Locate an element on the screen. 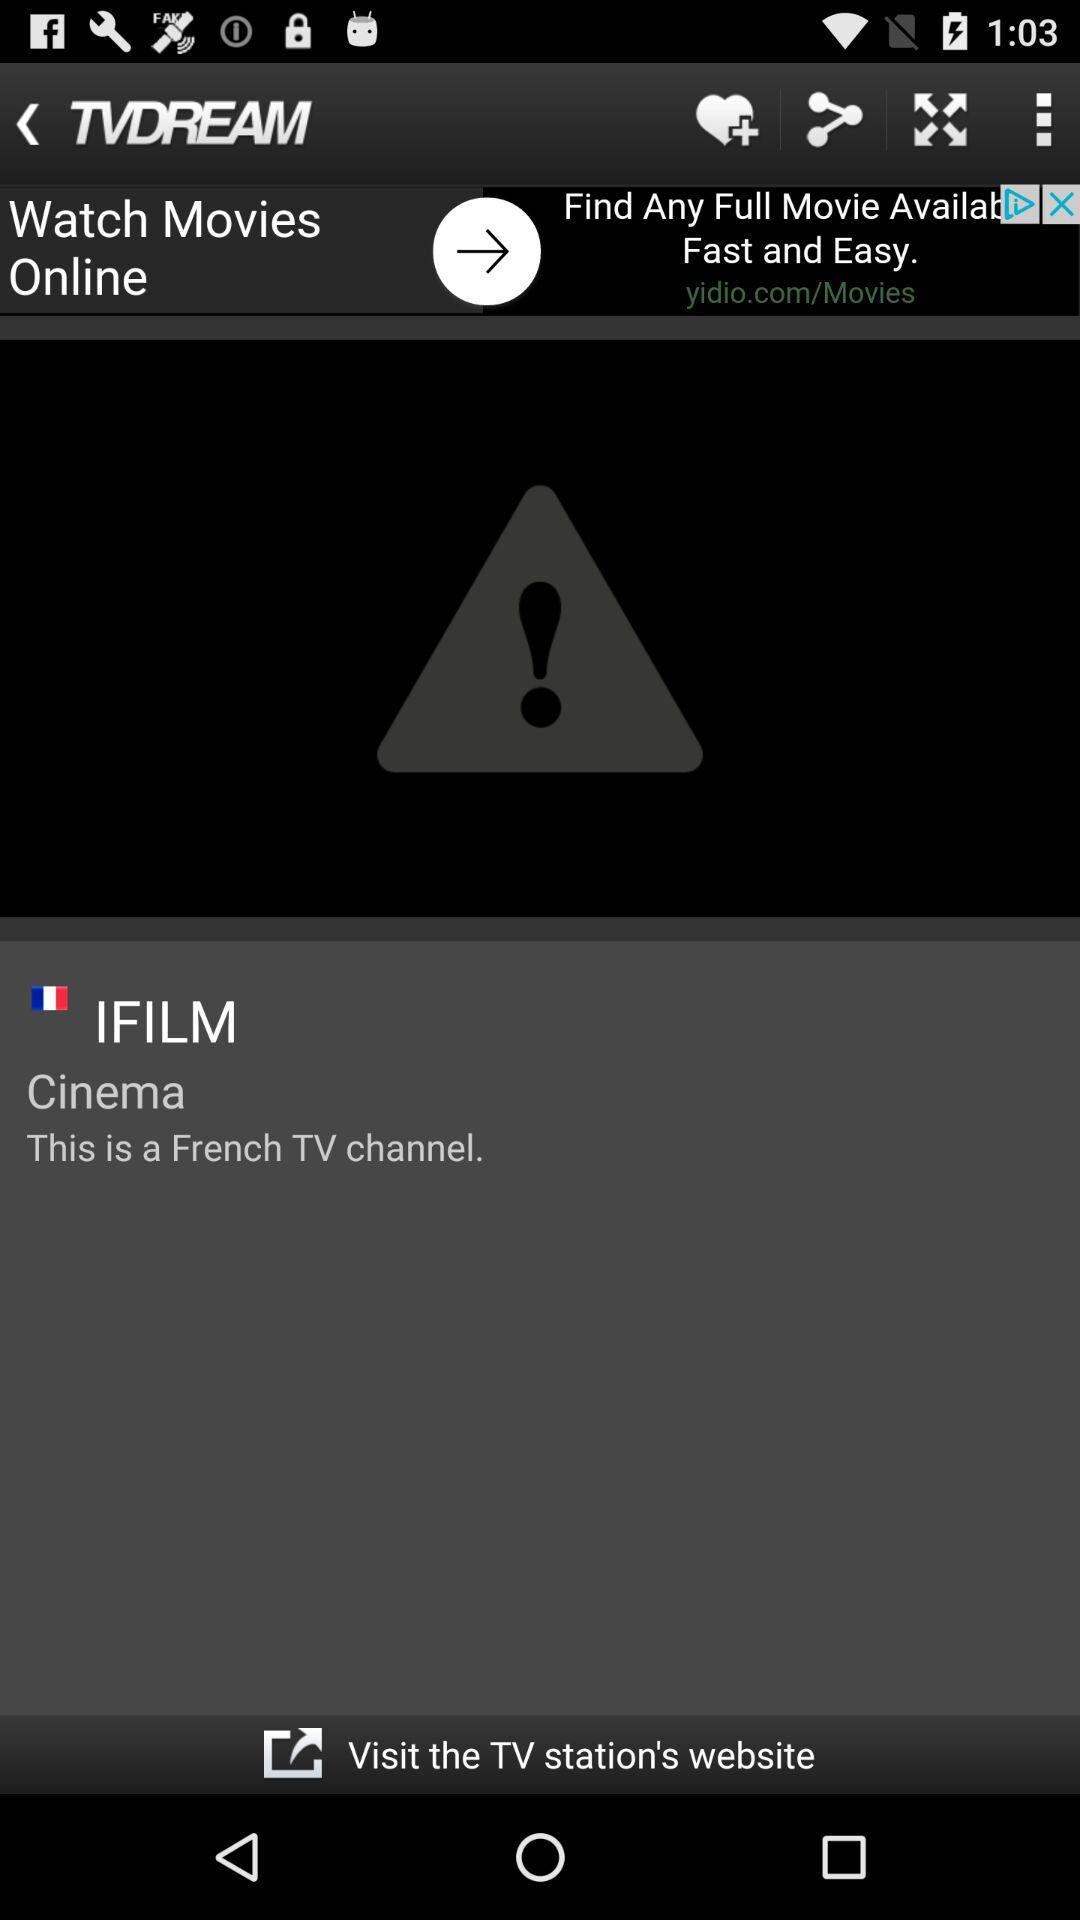  share on social media is located at coordinates (833, 118).